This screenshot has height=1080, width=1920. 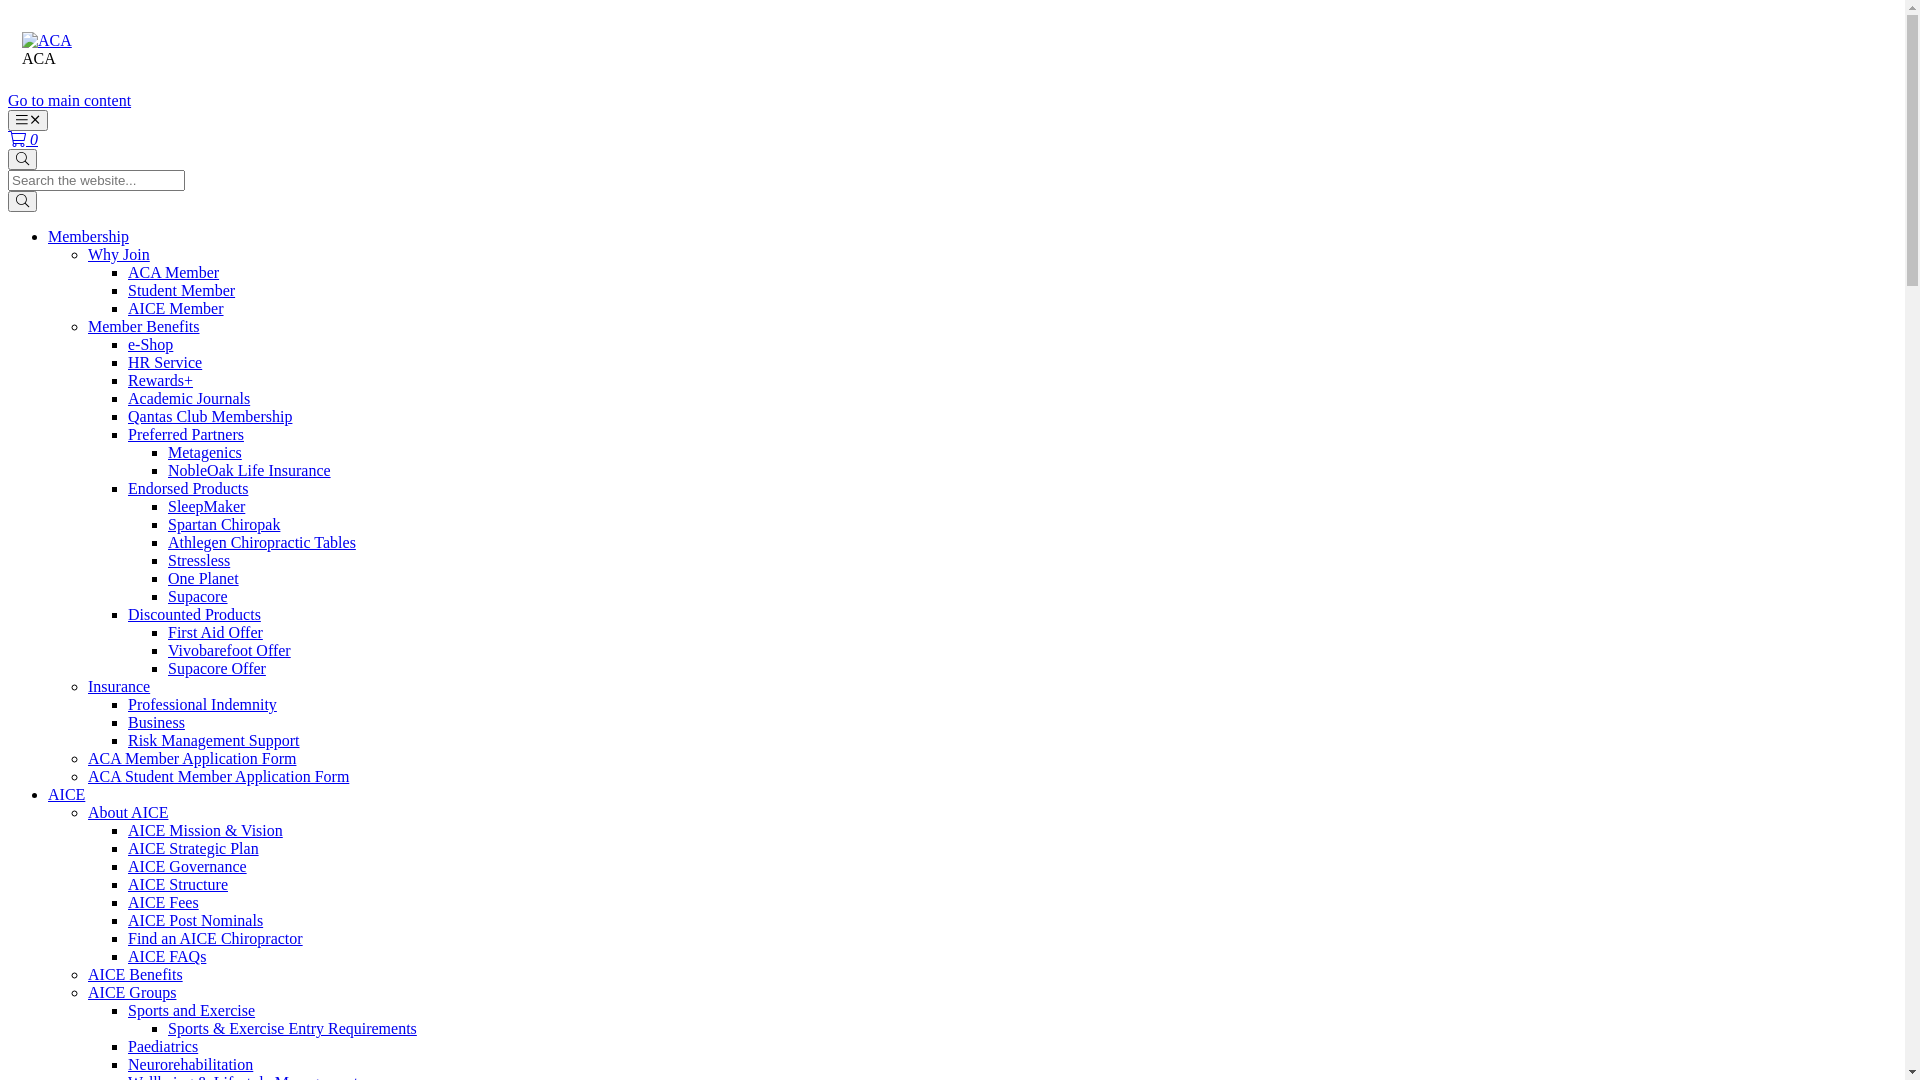 What do you see at coordinates (22, 201) in the screenshot?
I see `'Search'` at bounding box center [22, 201].